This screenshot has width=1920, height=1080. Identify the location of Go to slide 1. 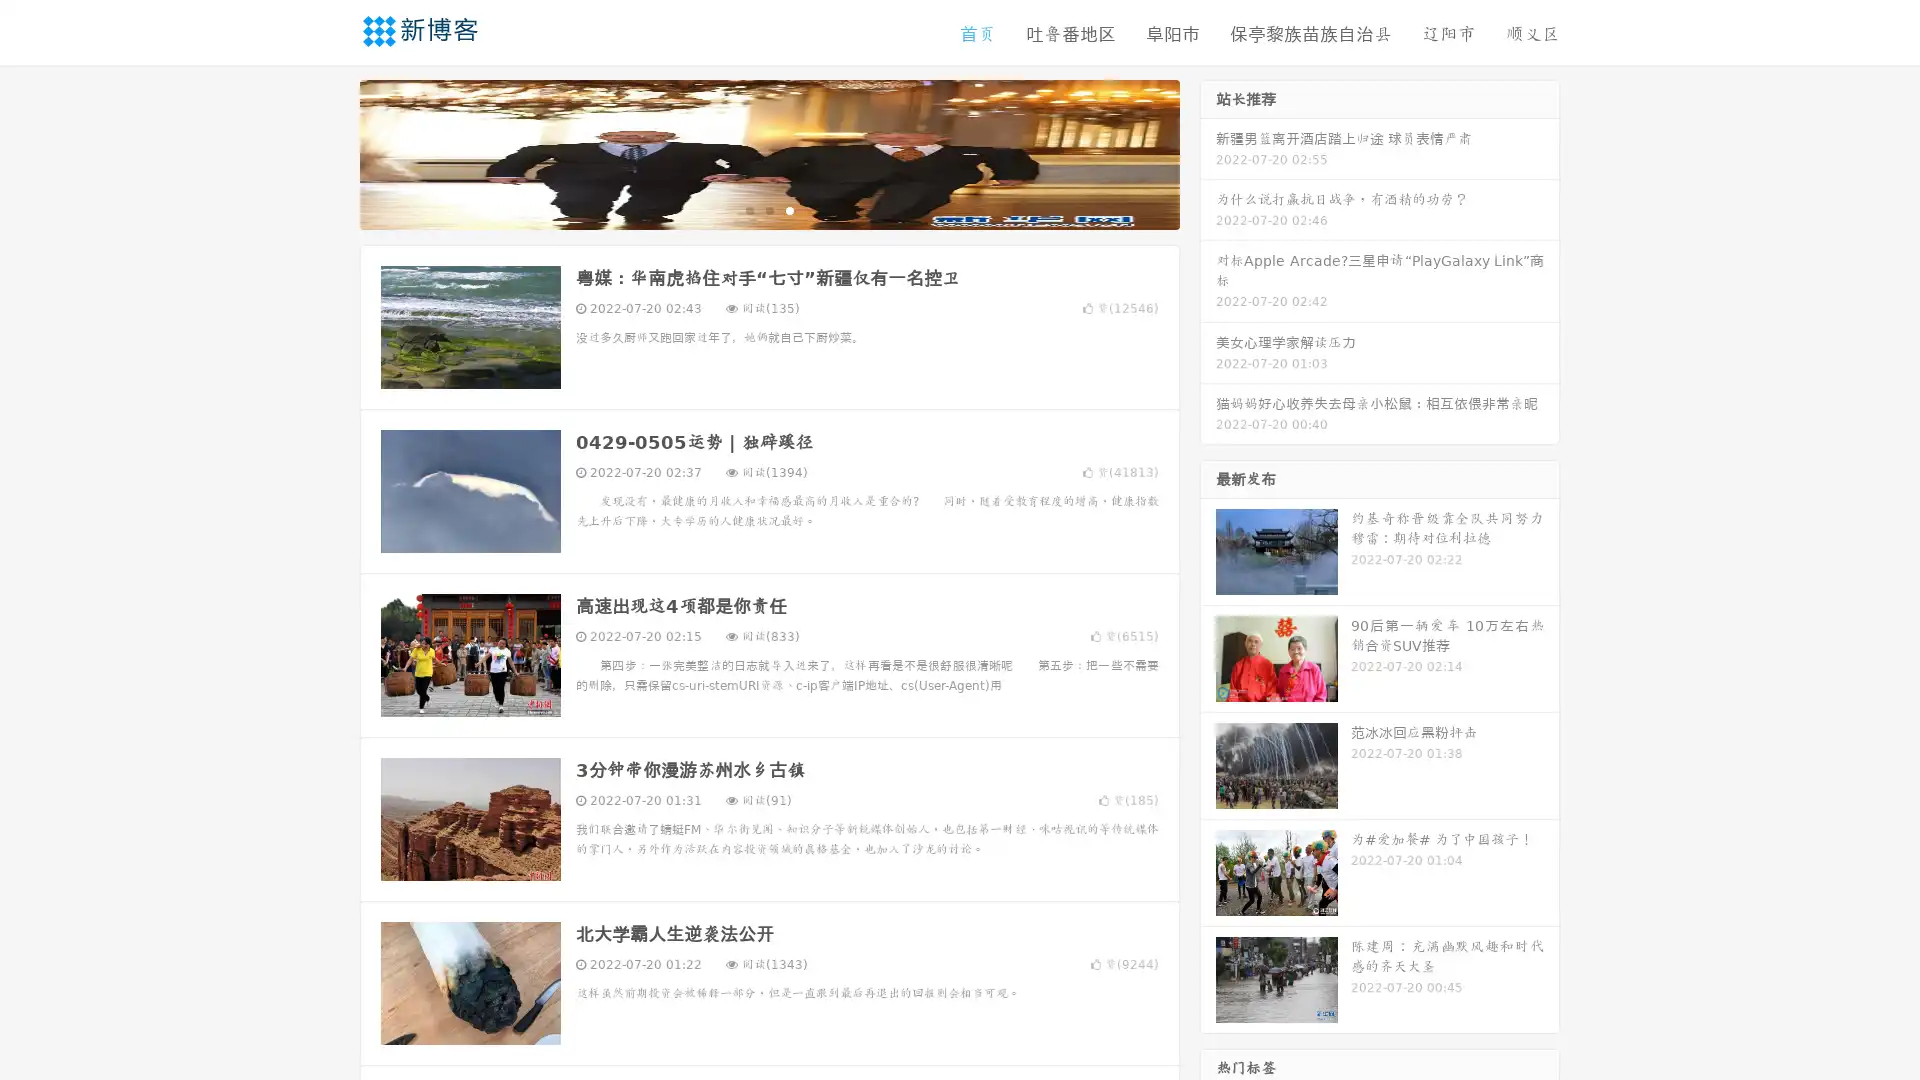
(748, 225).